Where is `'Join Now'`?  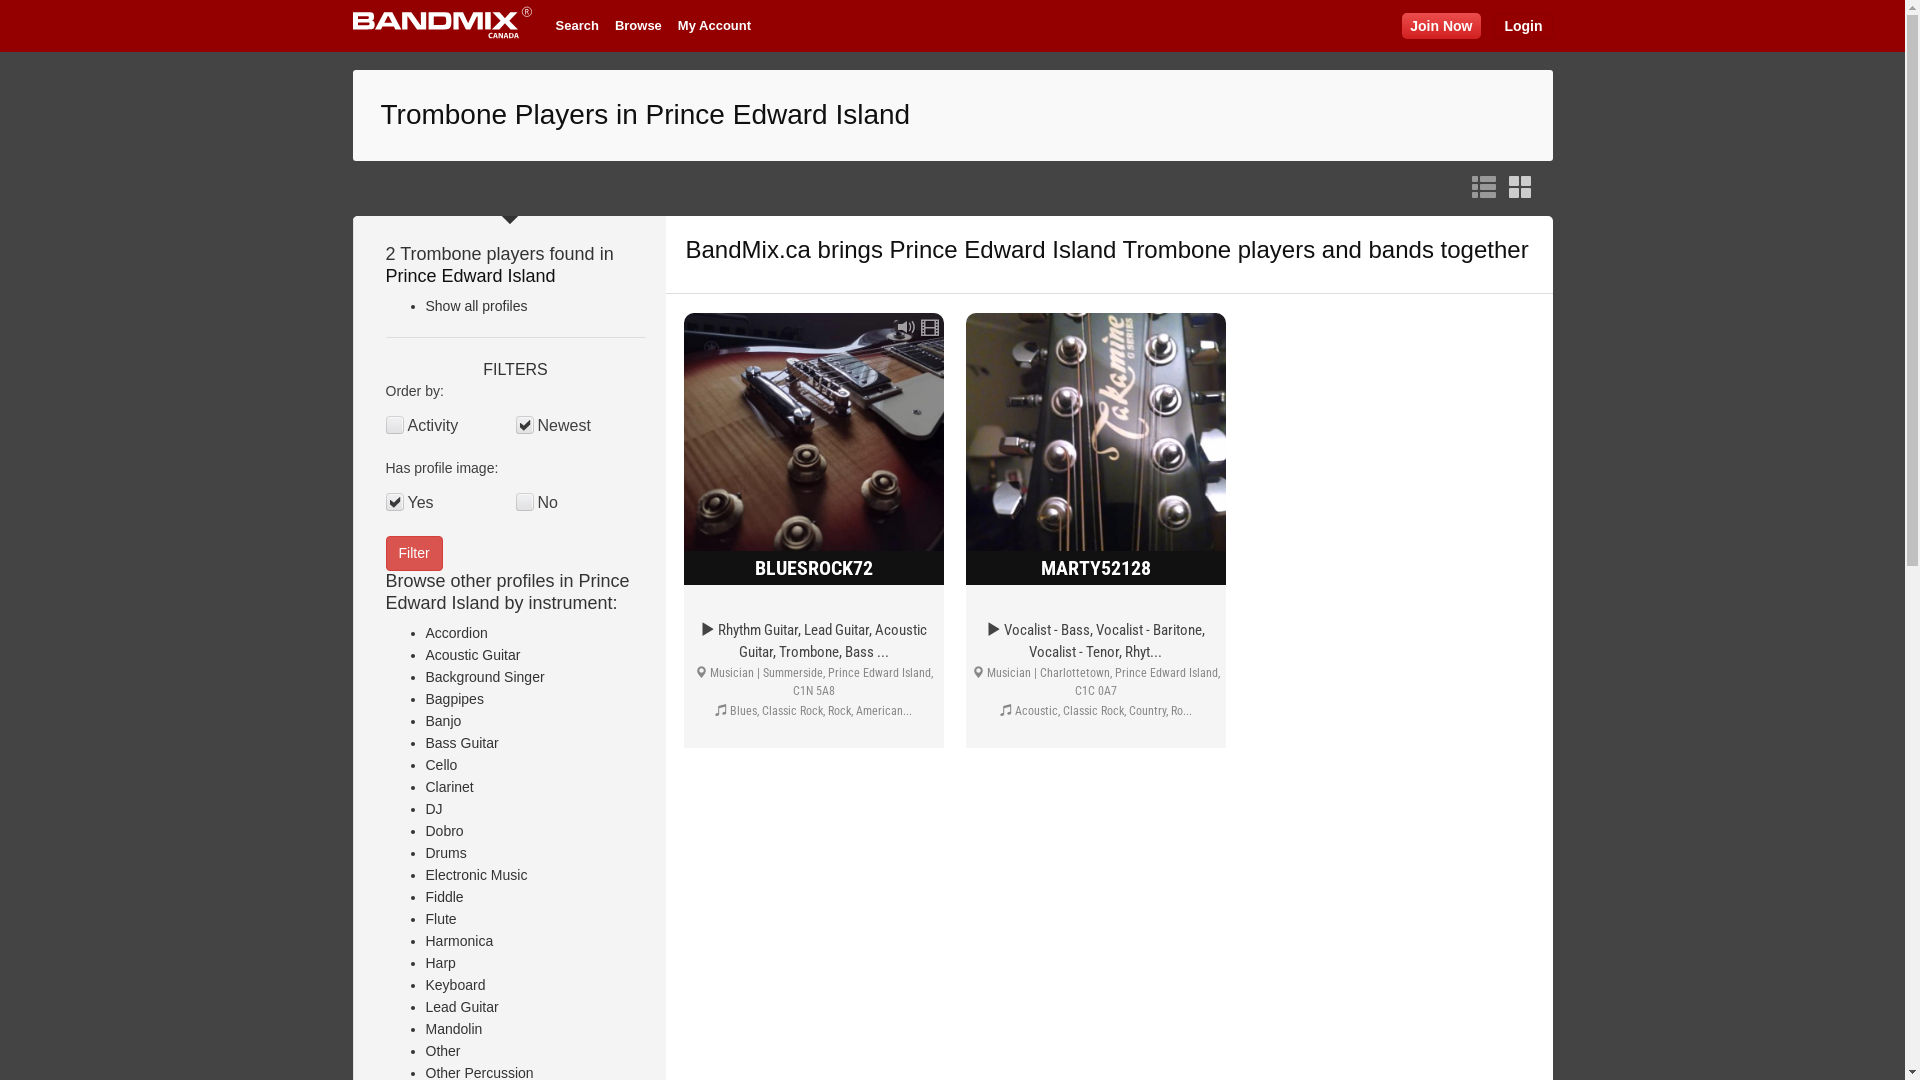
'Join Now' is located at coordinates (1400, 26).